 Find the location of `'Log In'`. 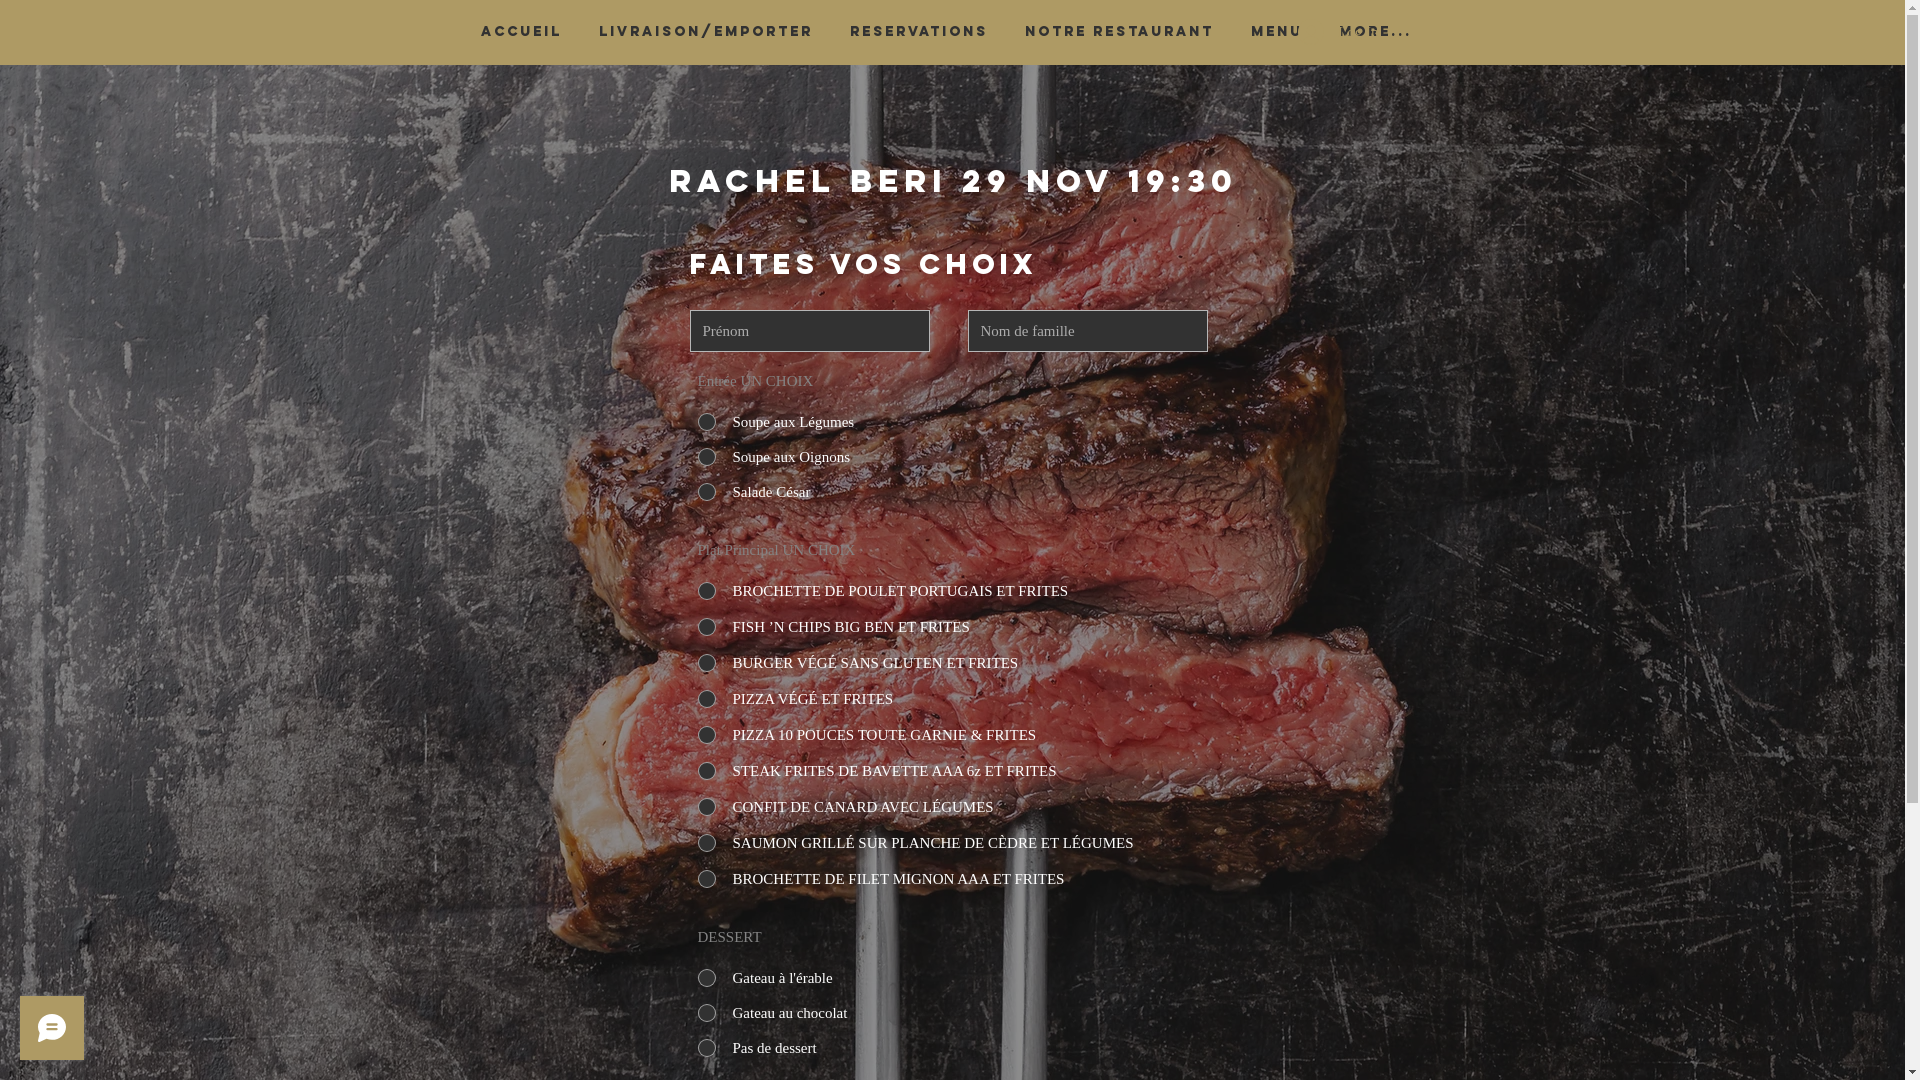

'Log In' is located at coordinates (1338, 31).